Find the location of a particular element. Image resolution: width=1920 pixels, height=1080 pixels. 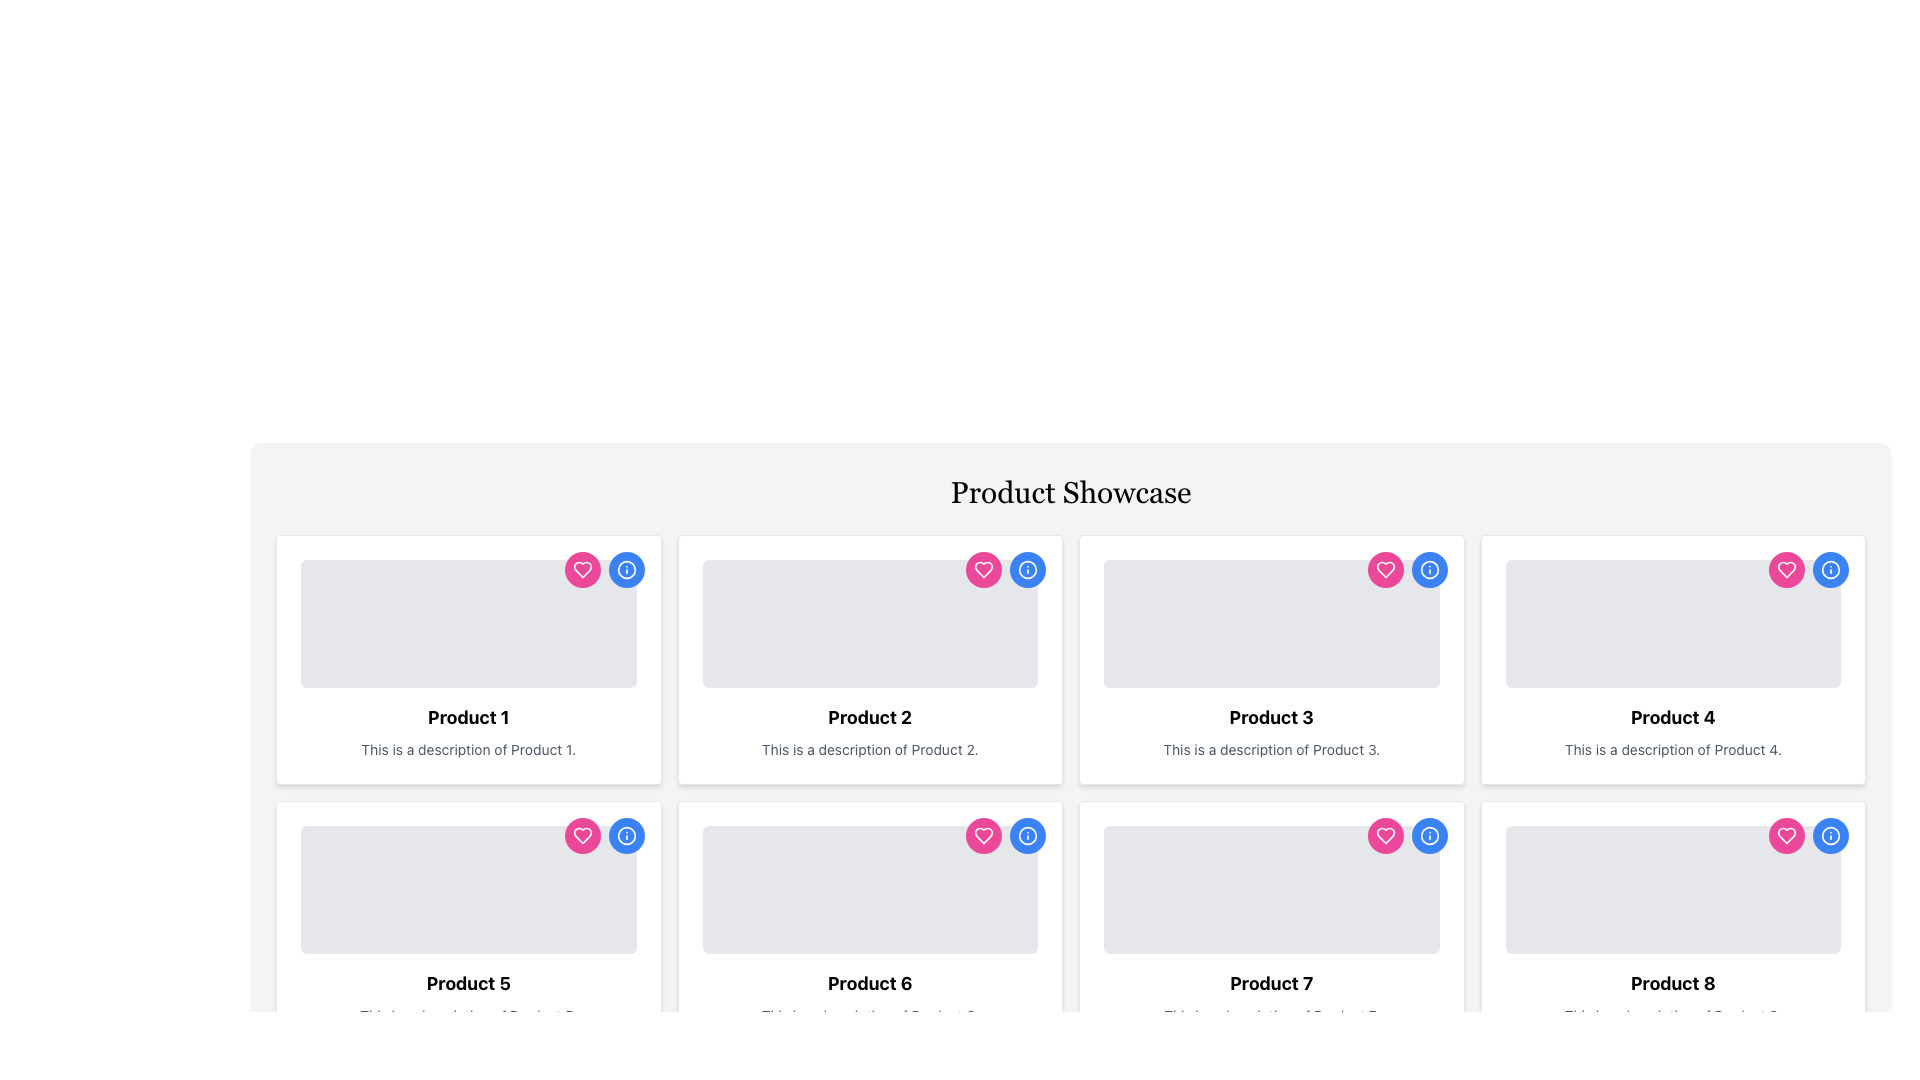

the circular pink button with a white outlined heart icon located at the top-right corner of the card for Product 8 to change its background color is located at coordinates (1786, 836).